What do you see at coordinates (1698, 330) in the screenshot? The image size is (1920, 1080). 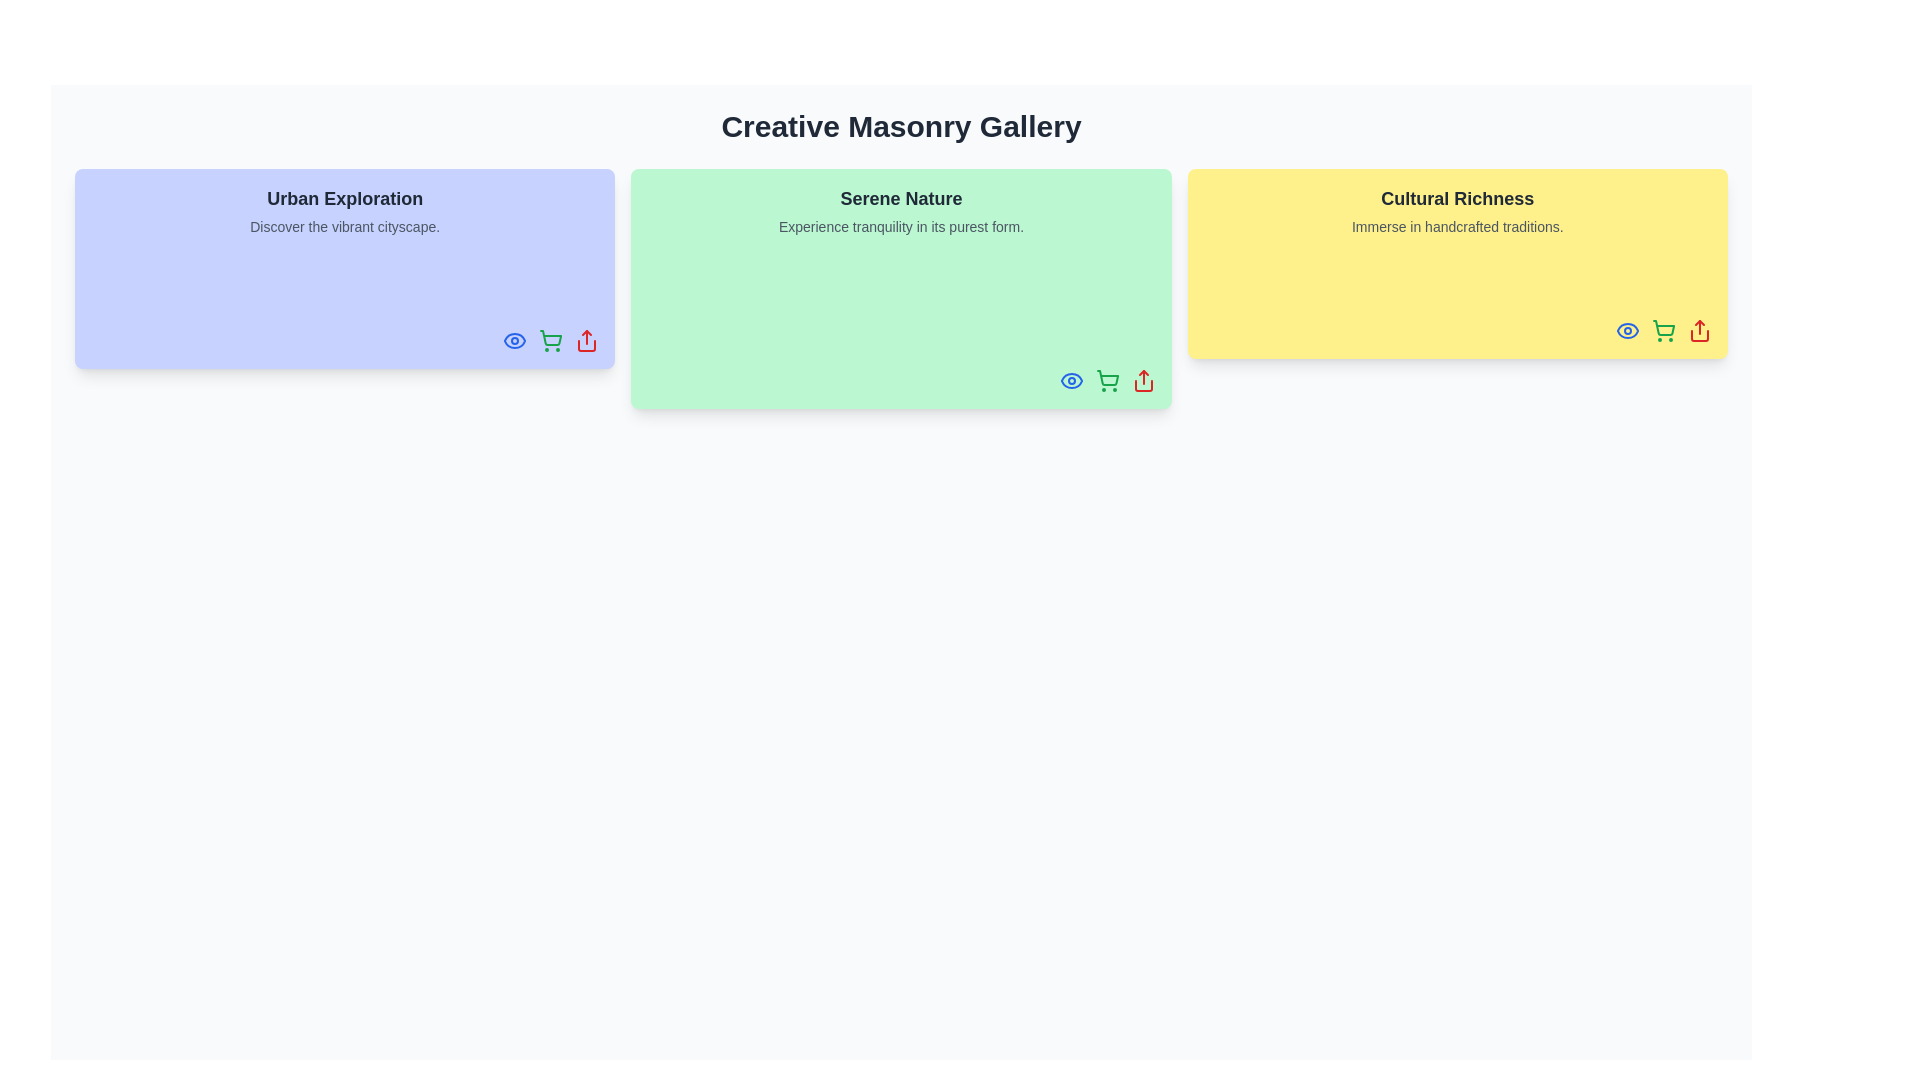 I see `the red 'share' button with an upward arrow at the bottom-right of the 'Cultural Richness' section` at bounding box center [1698, 330].